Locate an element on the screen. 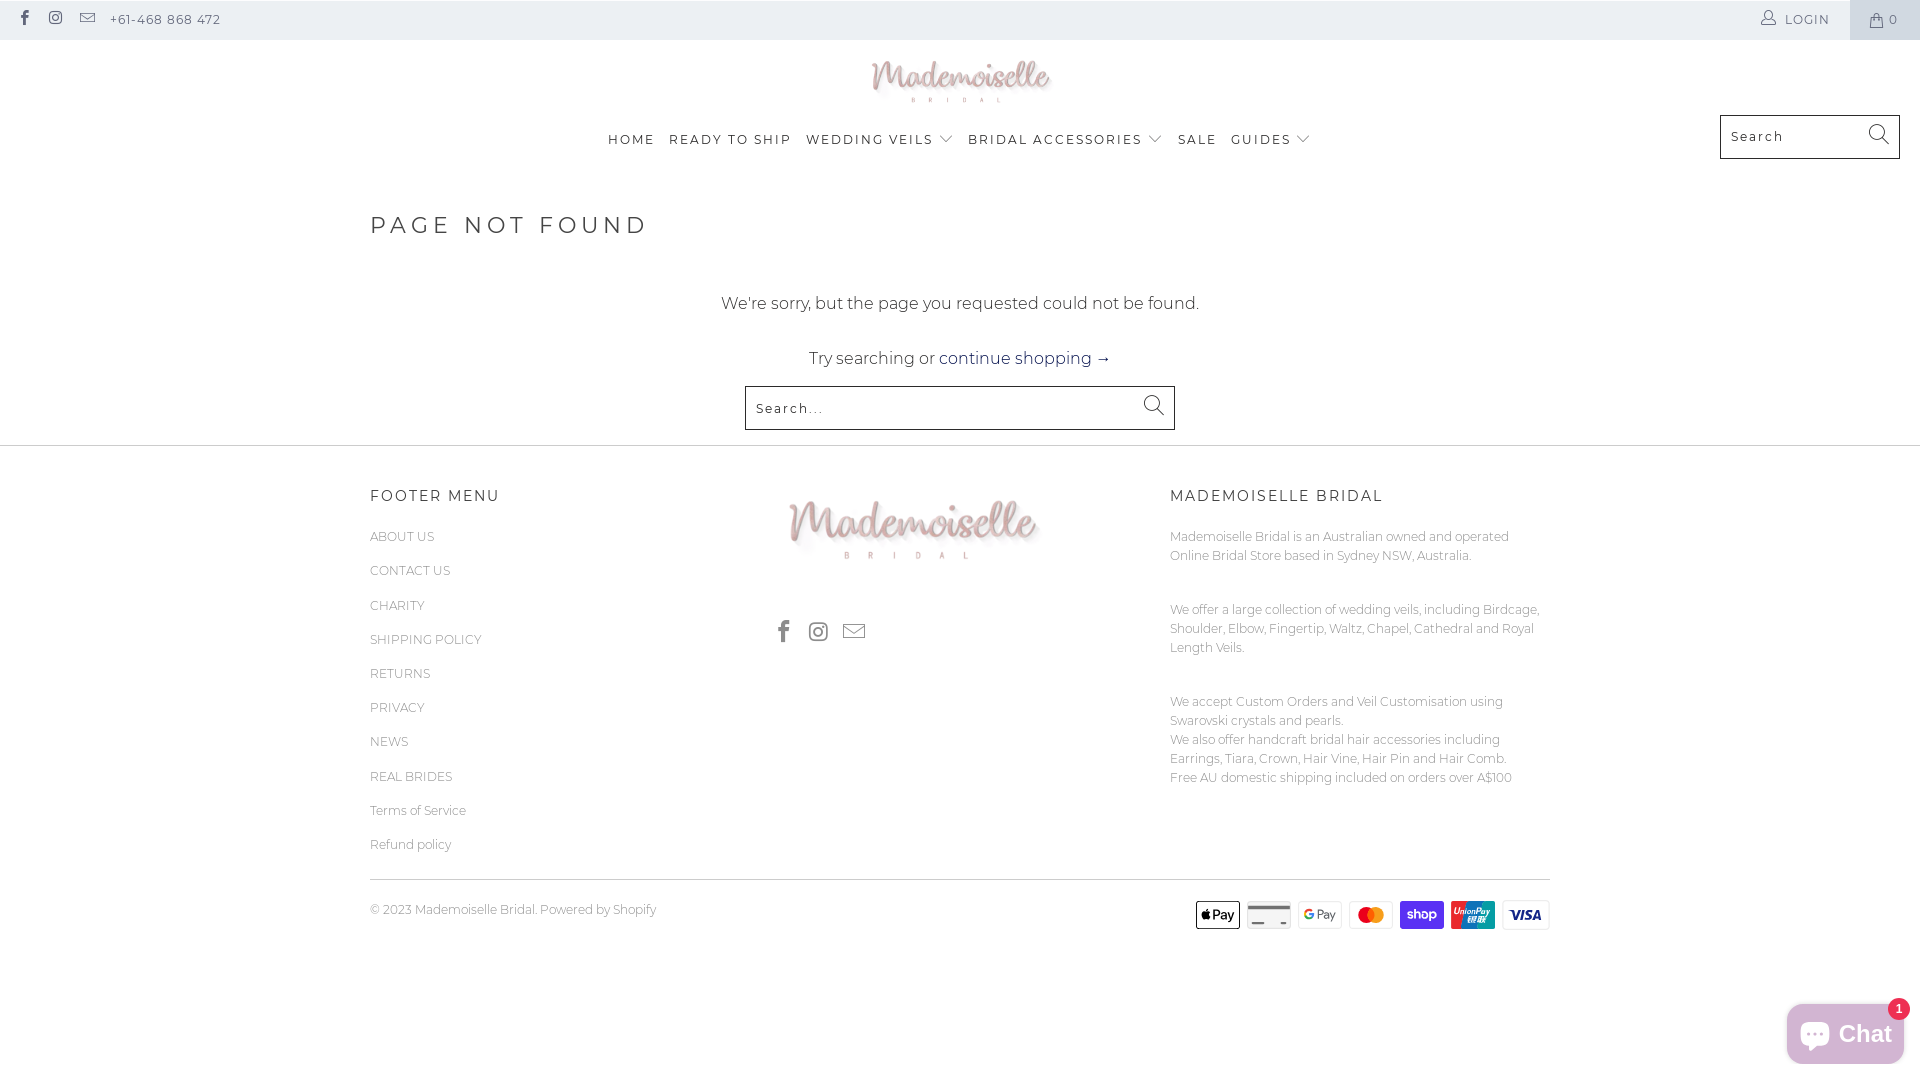 This screenshot has width=1920, height=1080. 'RETURNS' is located at coordinates (399, 673).